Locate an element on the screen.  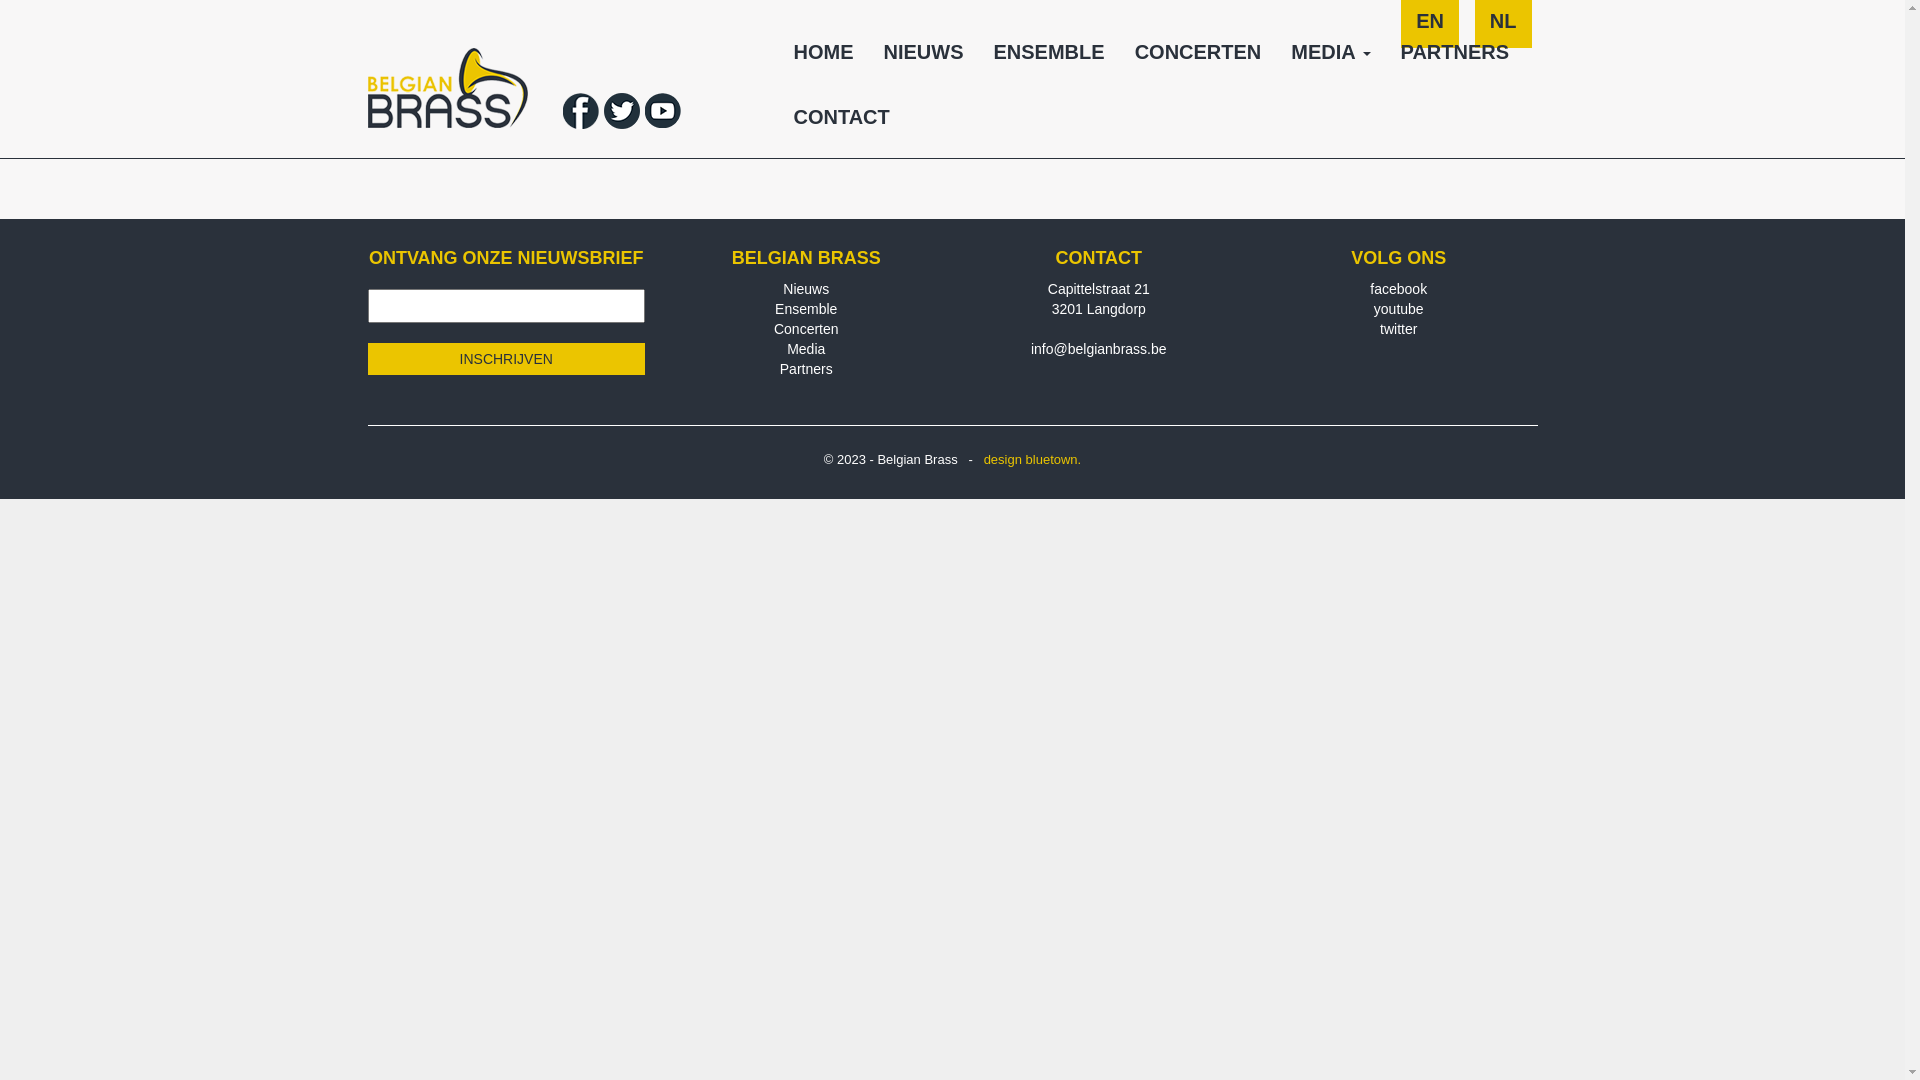
'Media' is located at coordinates (806, 347).